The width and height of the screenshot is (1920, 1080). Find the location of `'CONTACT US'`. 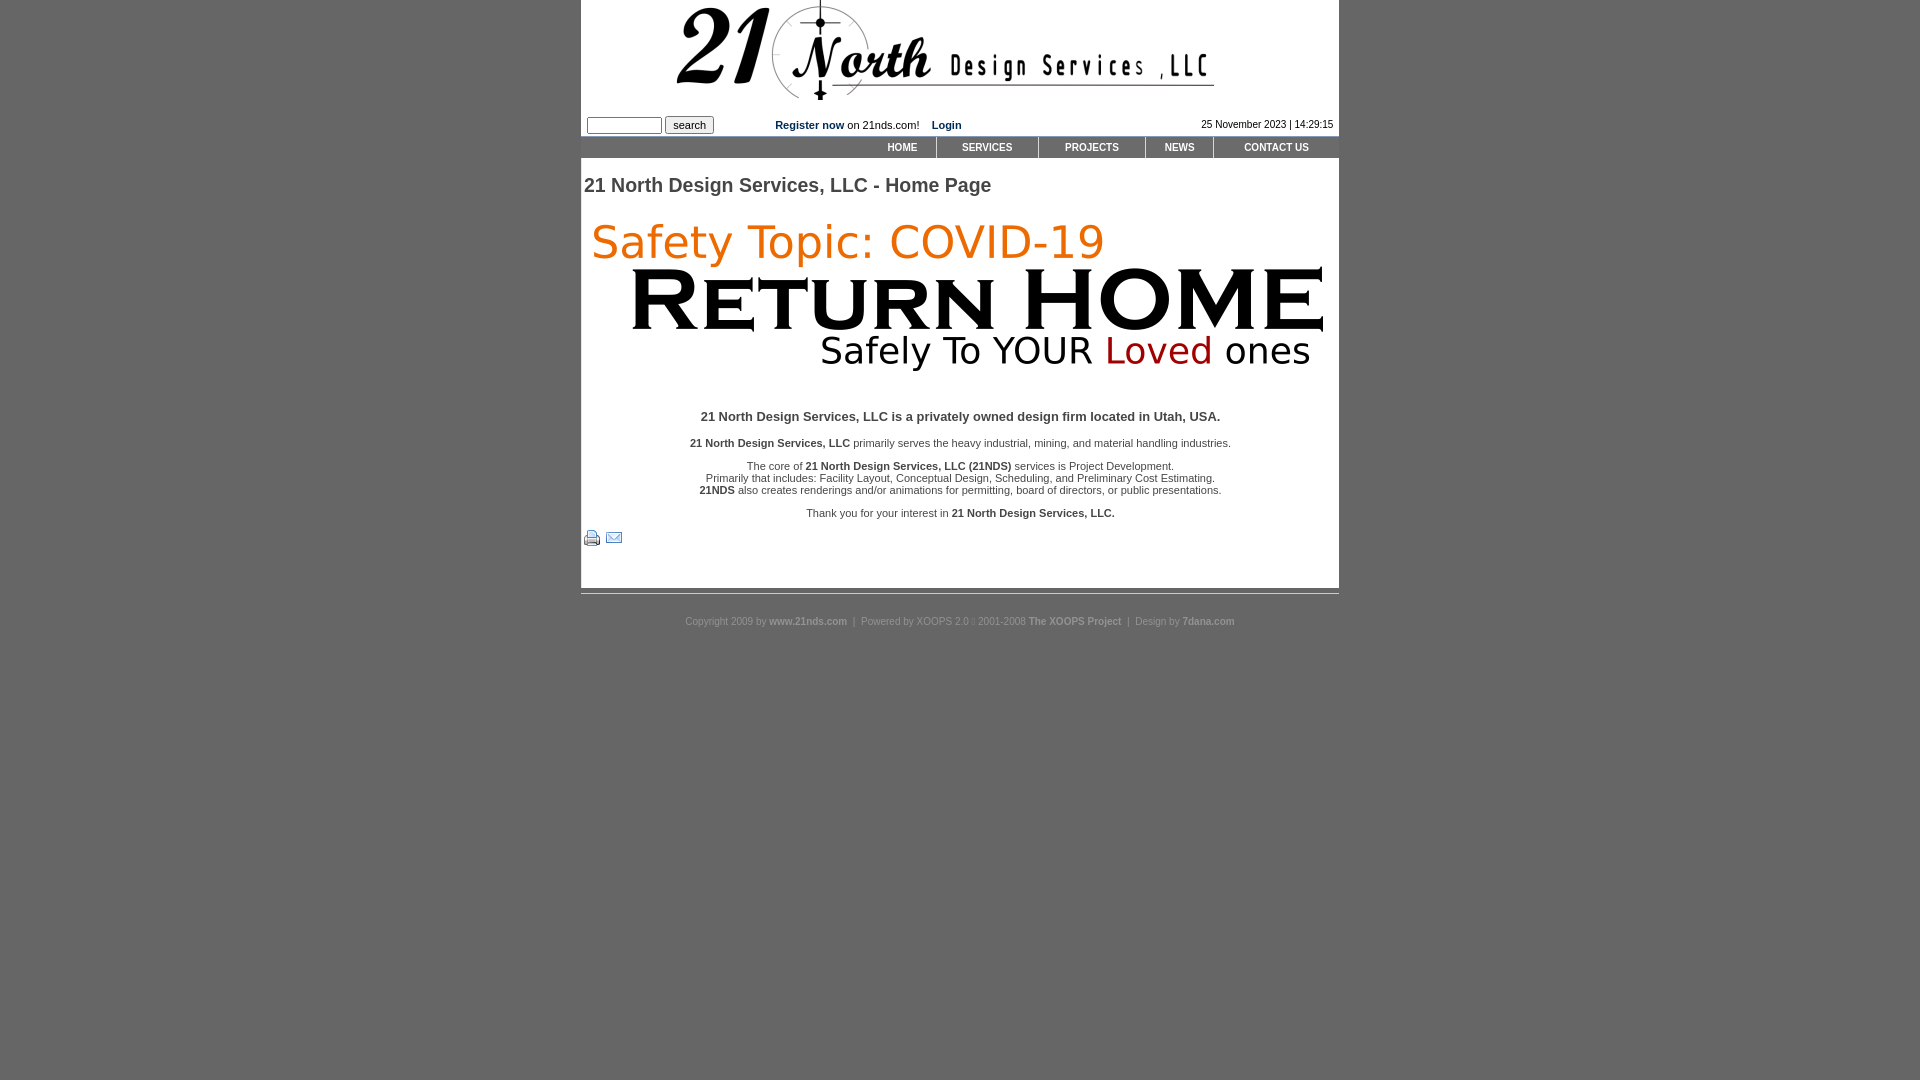

'CONTACT US' is located at coordinates (1275, 146).